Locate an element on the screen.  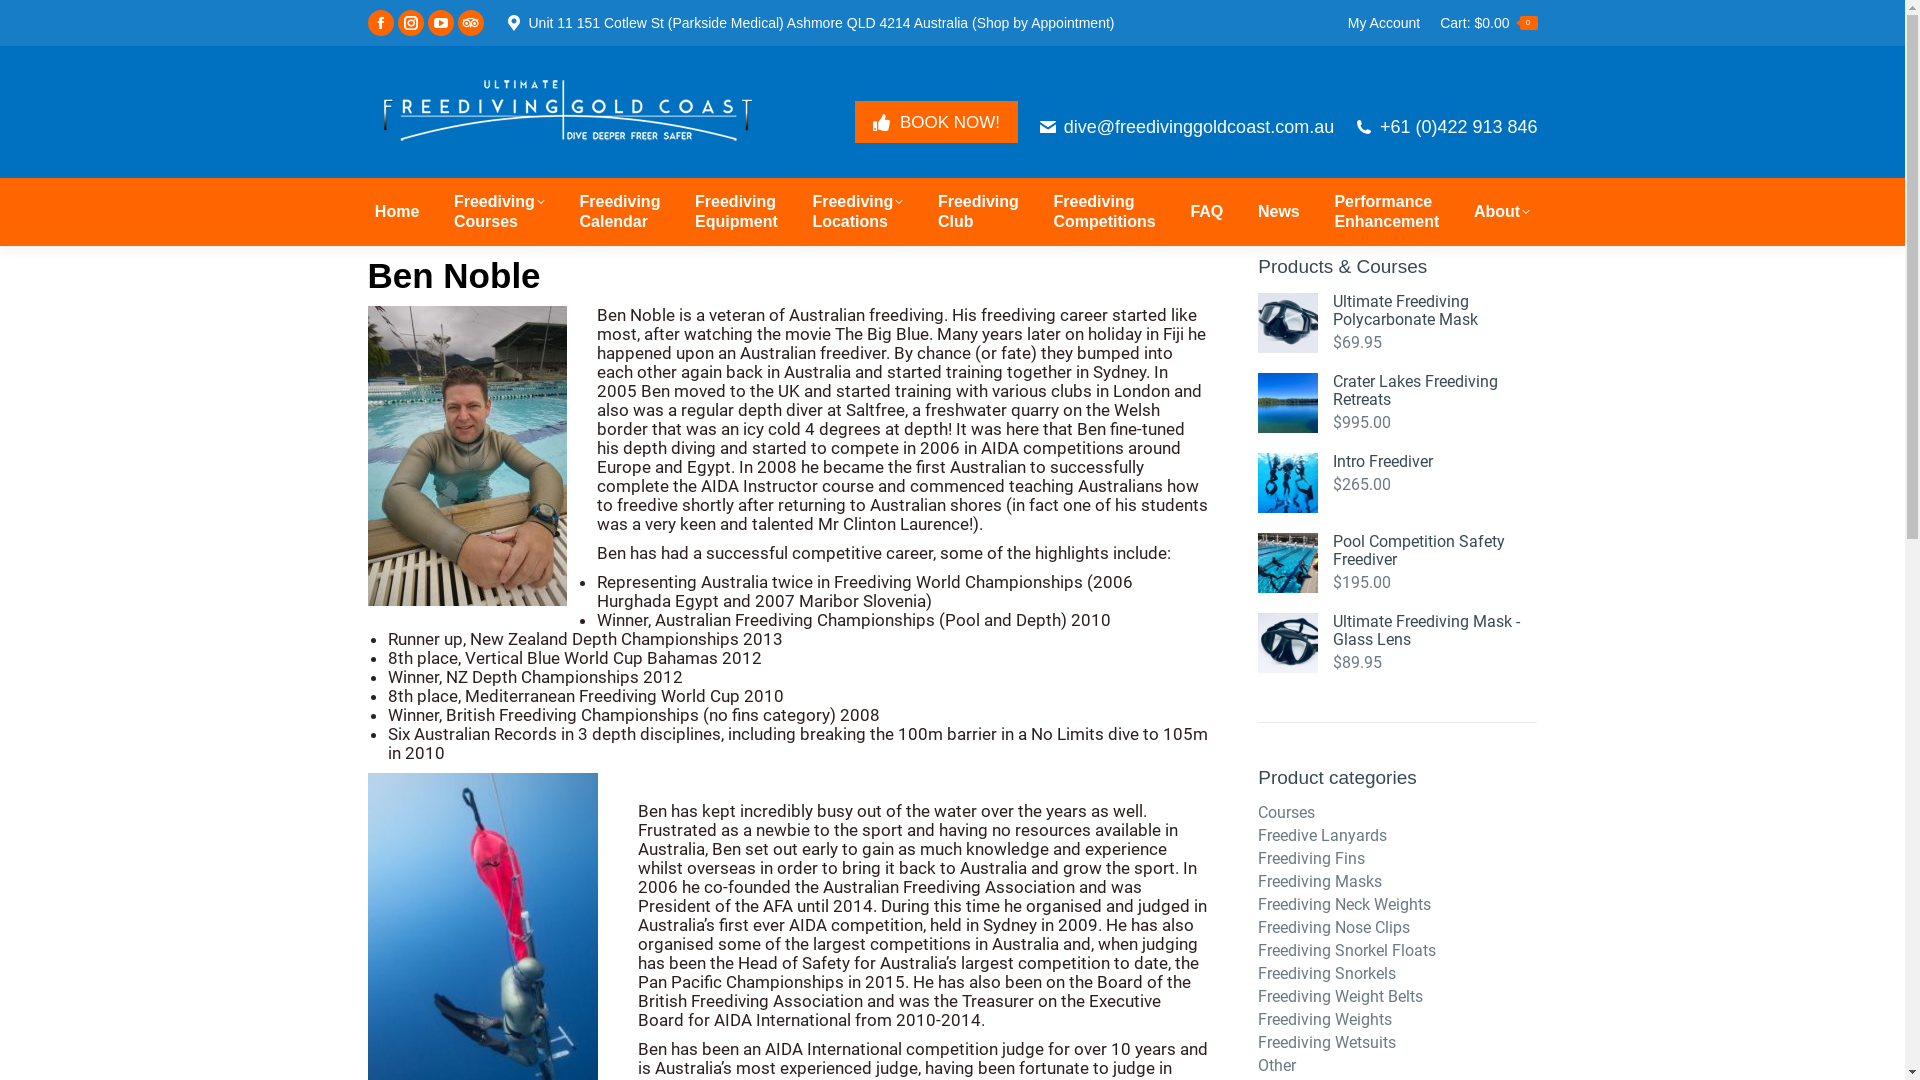
'About' is located at coordinates (1502, 212).